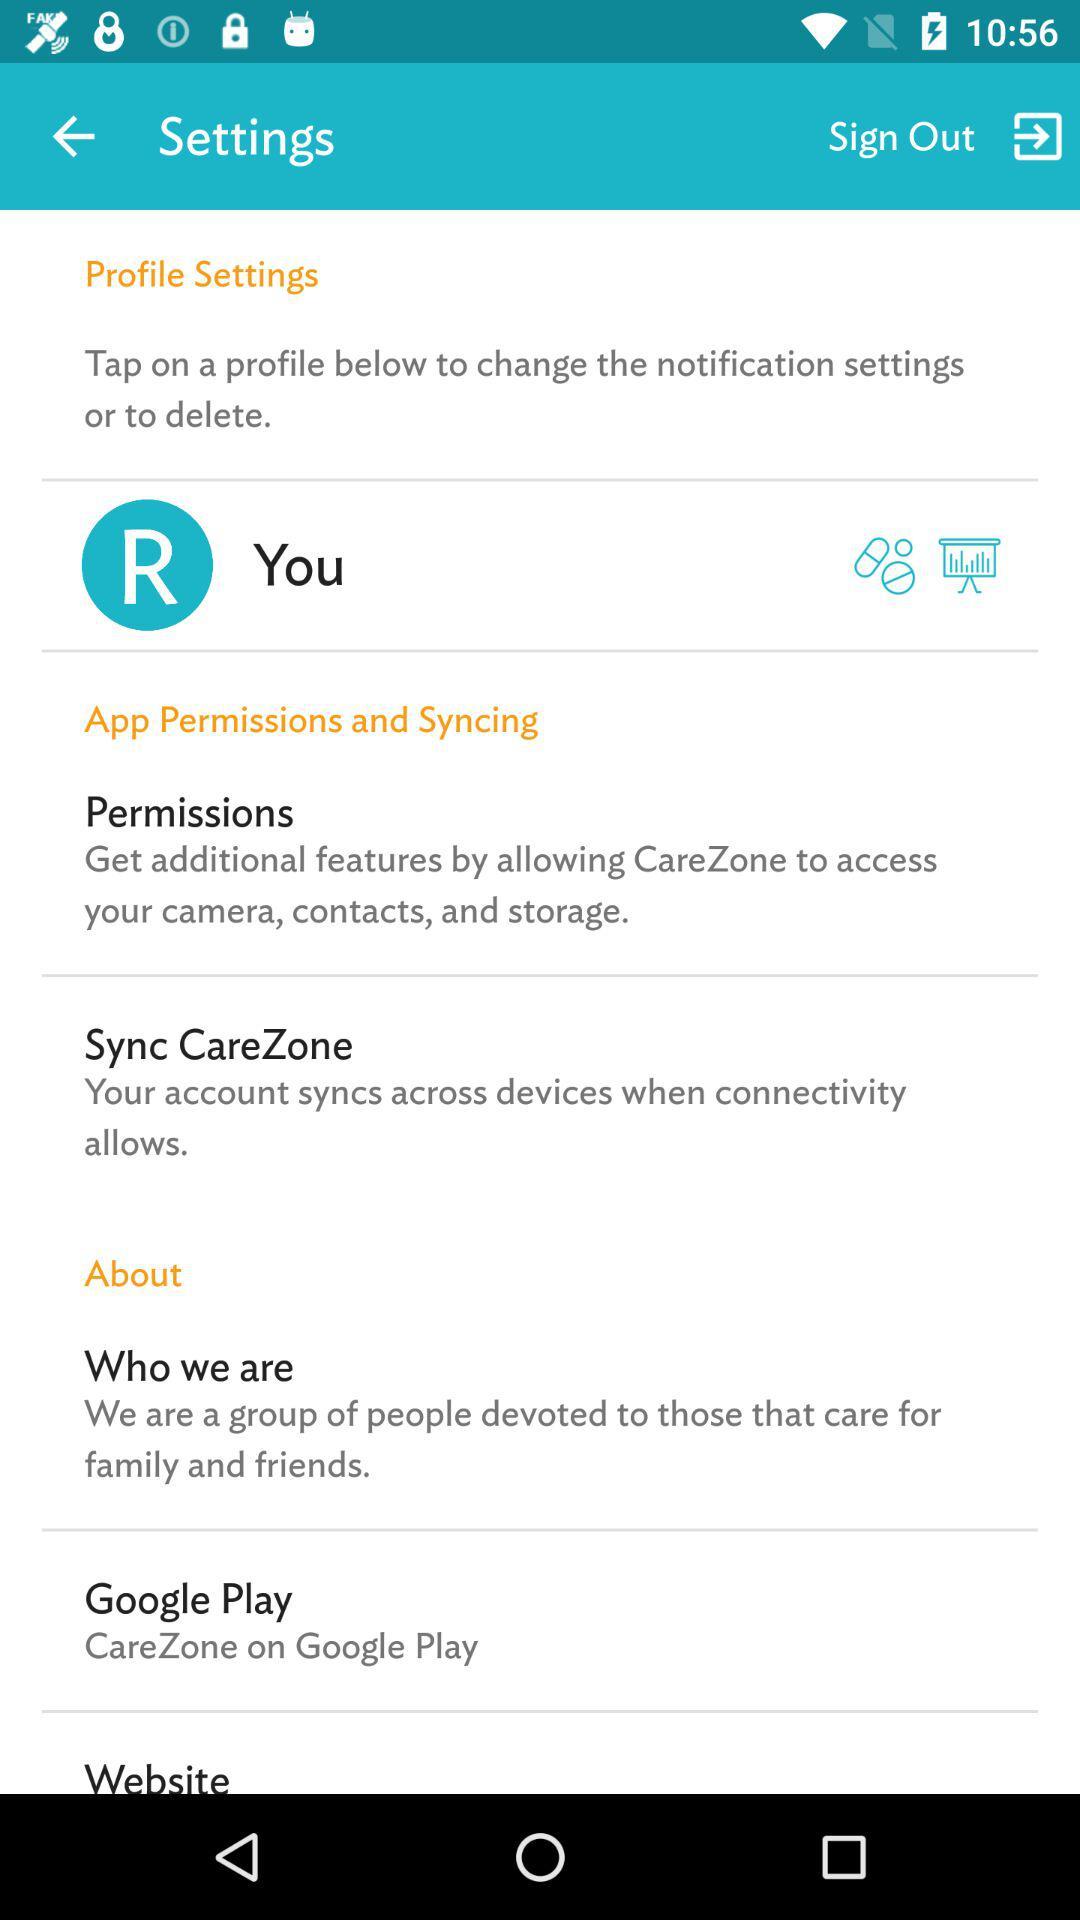  What do you see at coordinates (72, 135) in the screenshot?
I see `the item above profile settings` at bounding box center [72, 135].